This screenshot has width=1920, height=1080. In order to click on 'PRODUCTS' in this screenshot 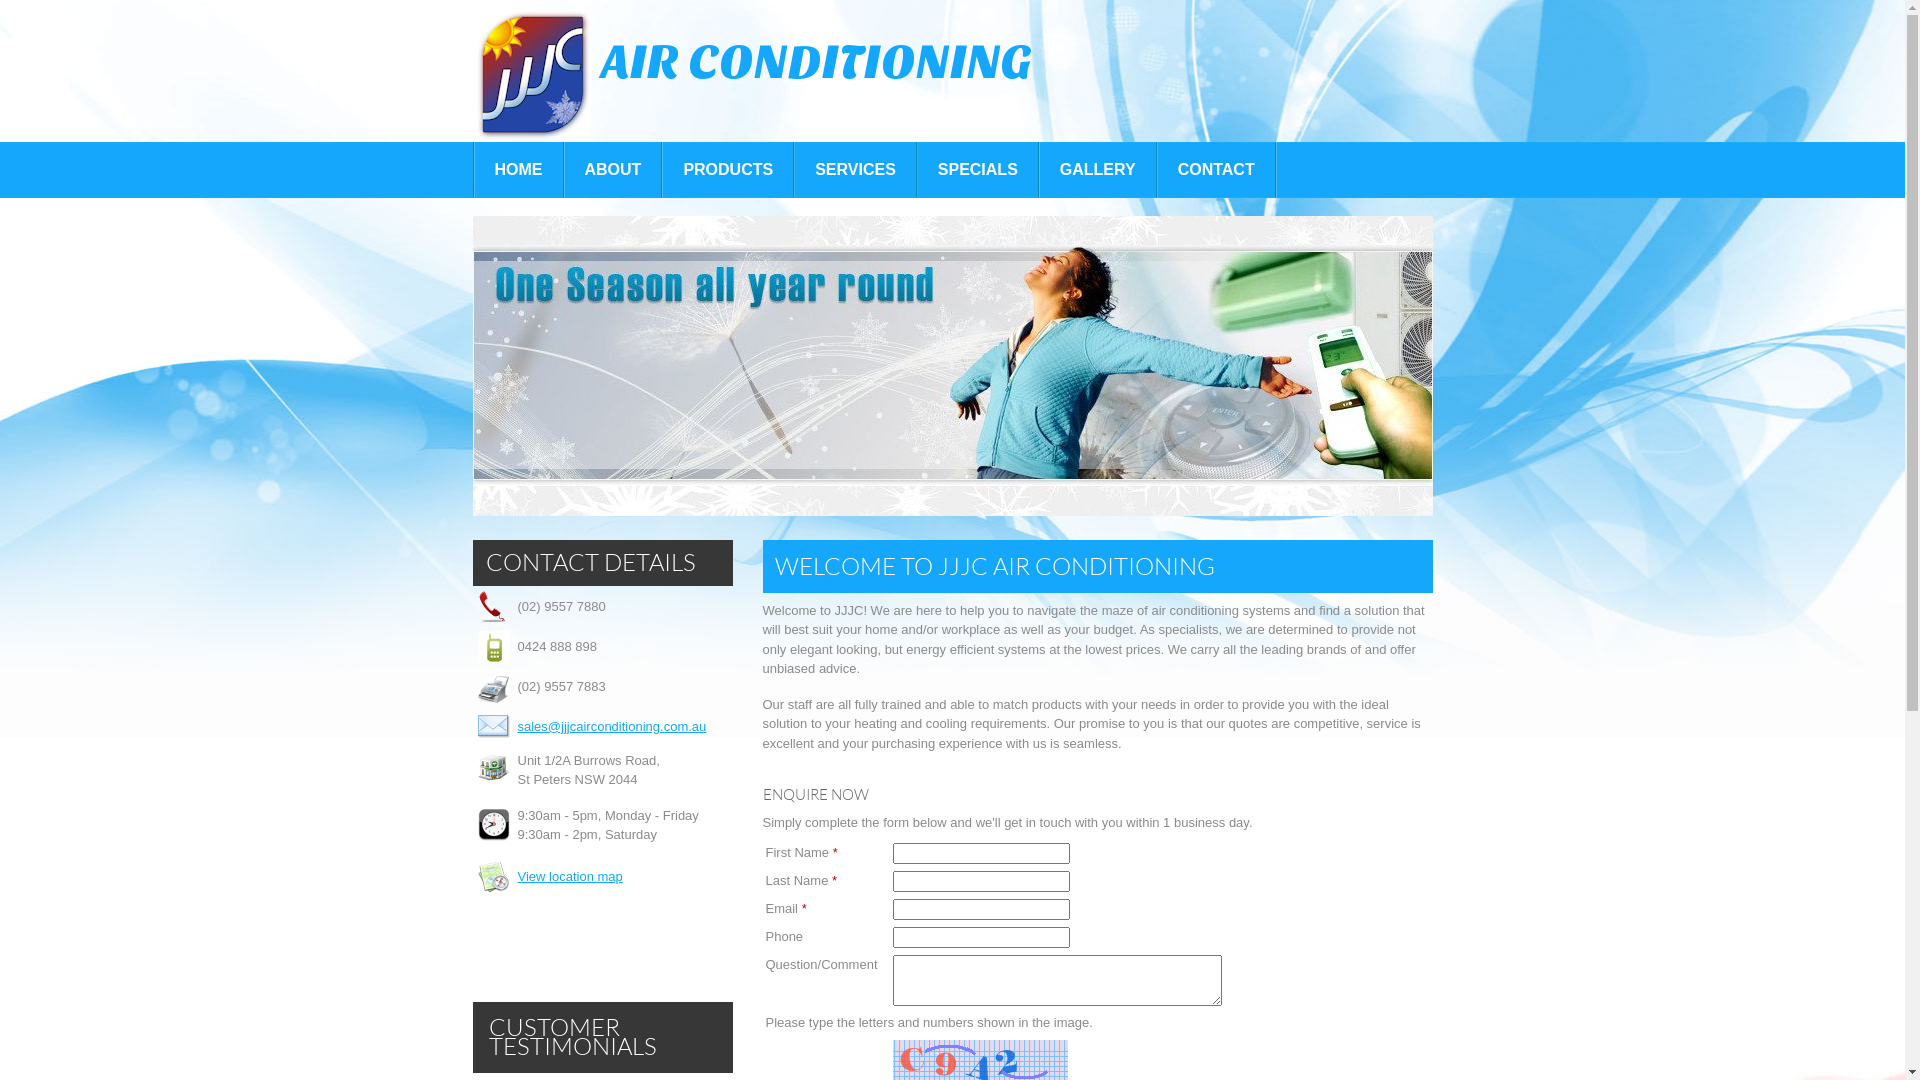, I will do `click(662, 168)`.